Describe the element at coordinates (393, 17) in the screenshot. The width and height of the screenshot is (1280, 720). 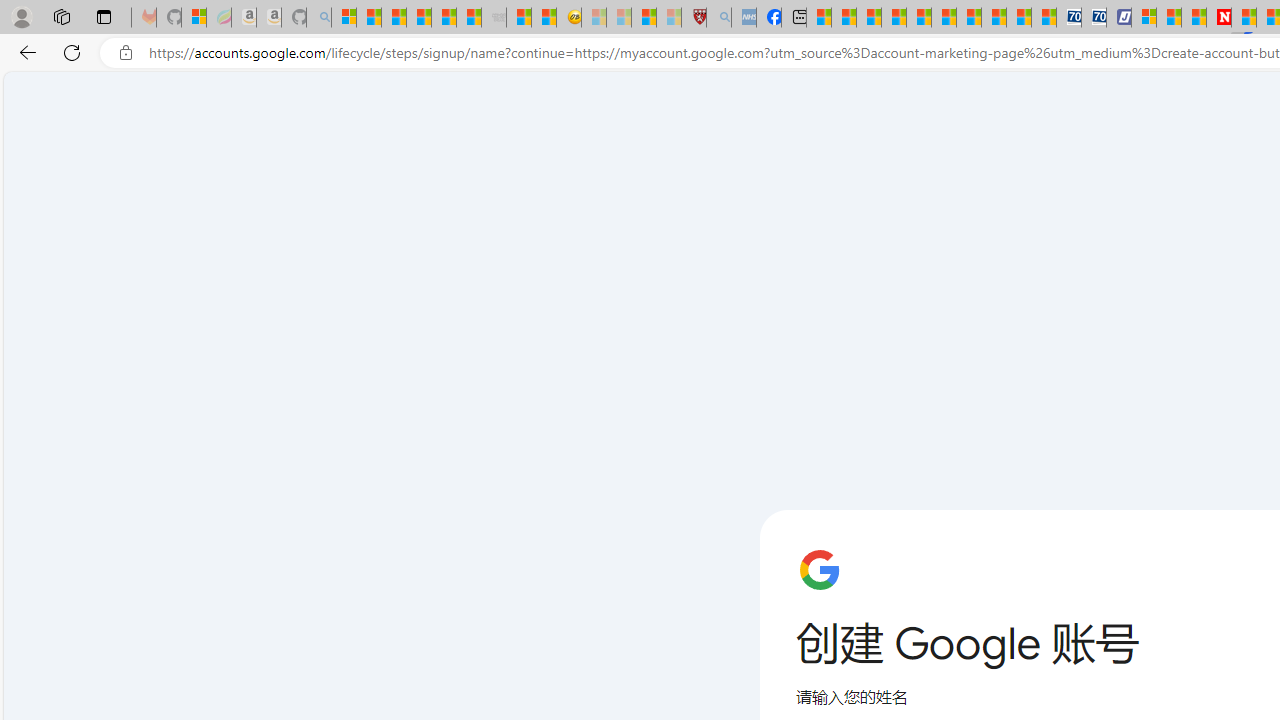
I see `'The Weather Channel - MSN'` at that location.